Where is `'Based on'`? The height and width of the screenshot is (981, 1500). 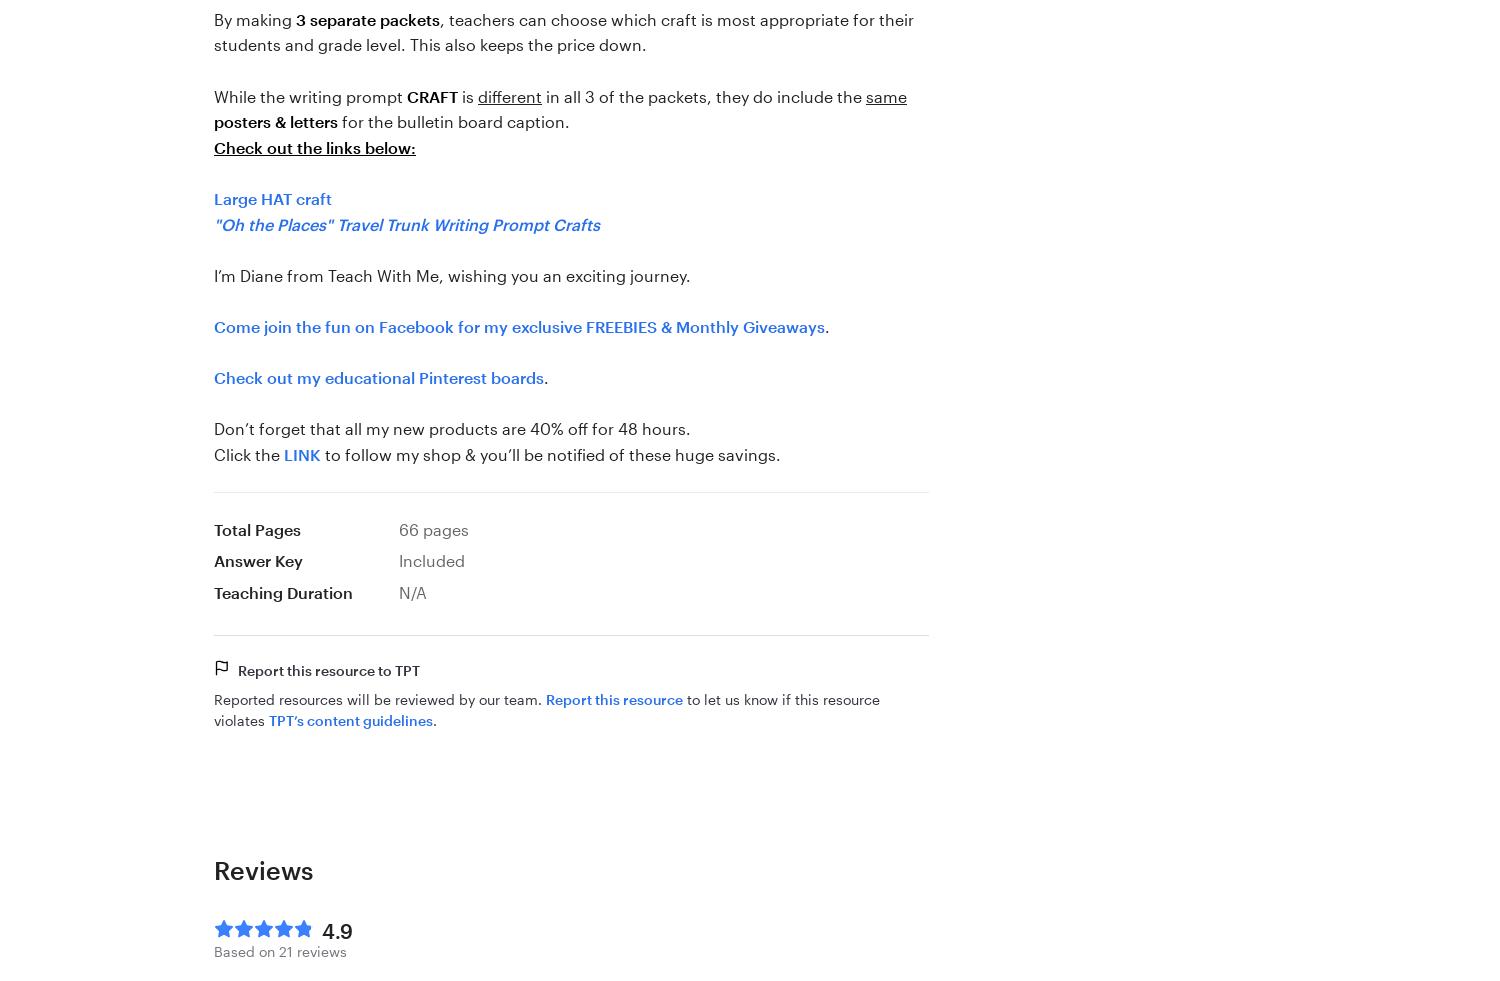 'Based on' is located at coordinates (245, 951).